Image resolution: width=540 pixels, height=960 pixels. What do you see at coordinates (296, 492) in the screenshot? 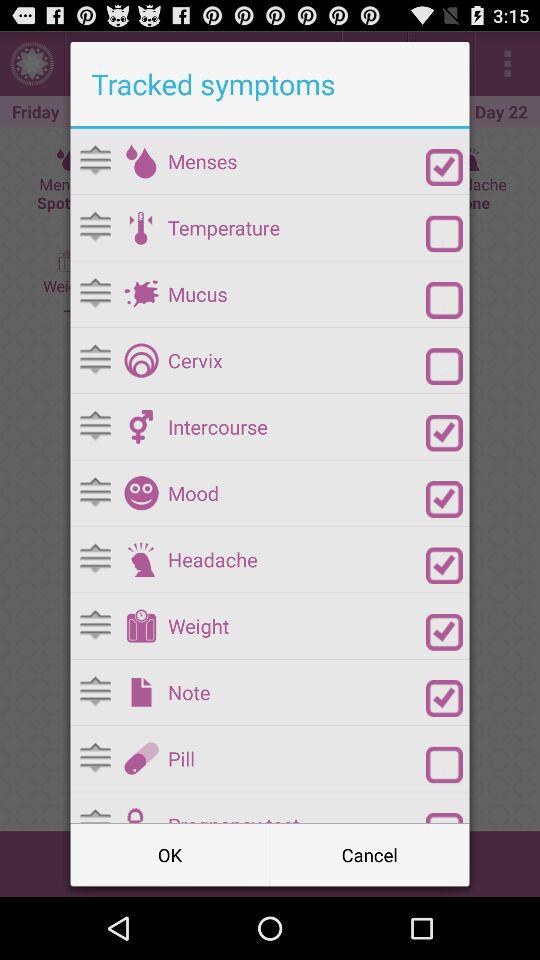
I see `the mood` at bounding box center [296, 492].